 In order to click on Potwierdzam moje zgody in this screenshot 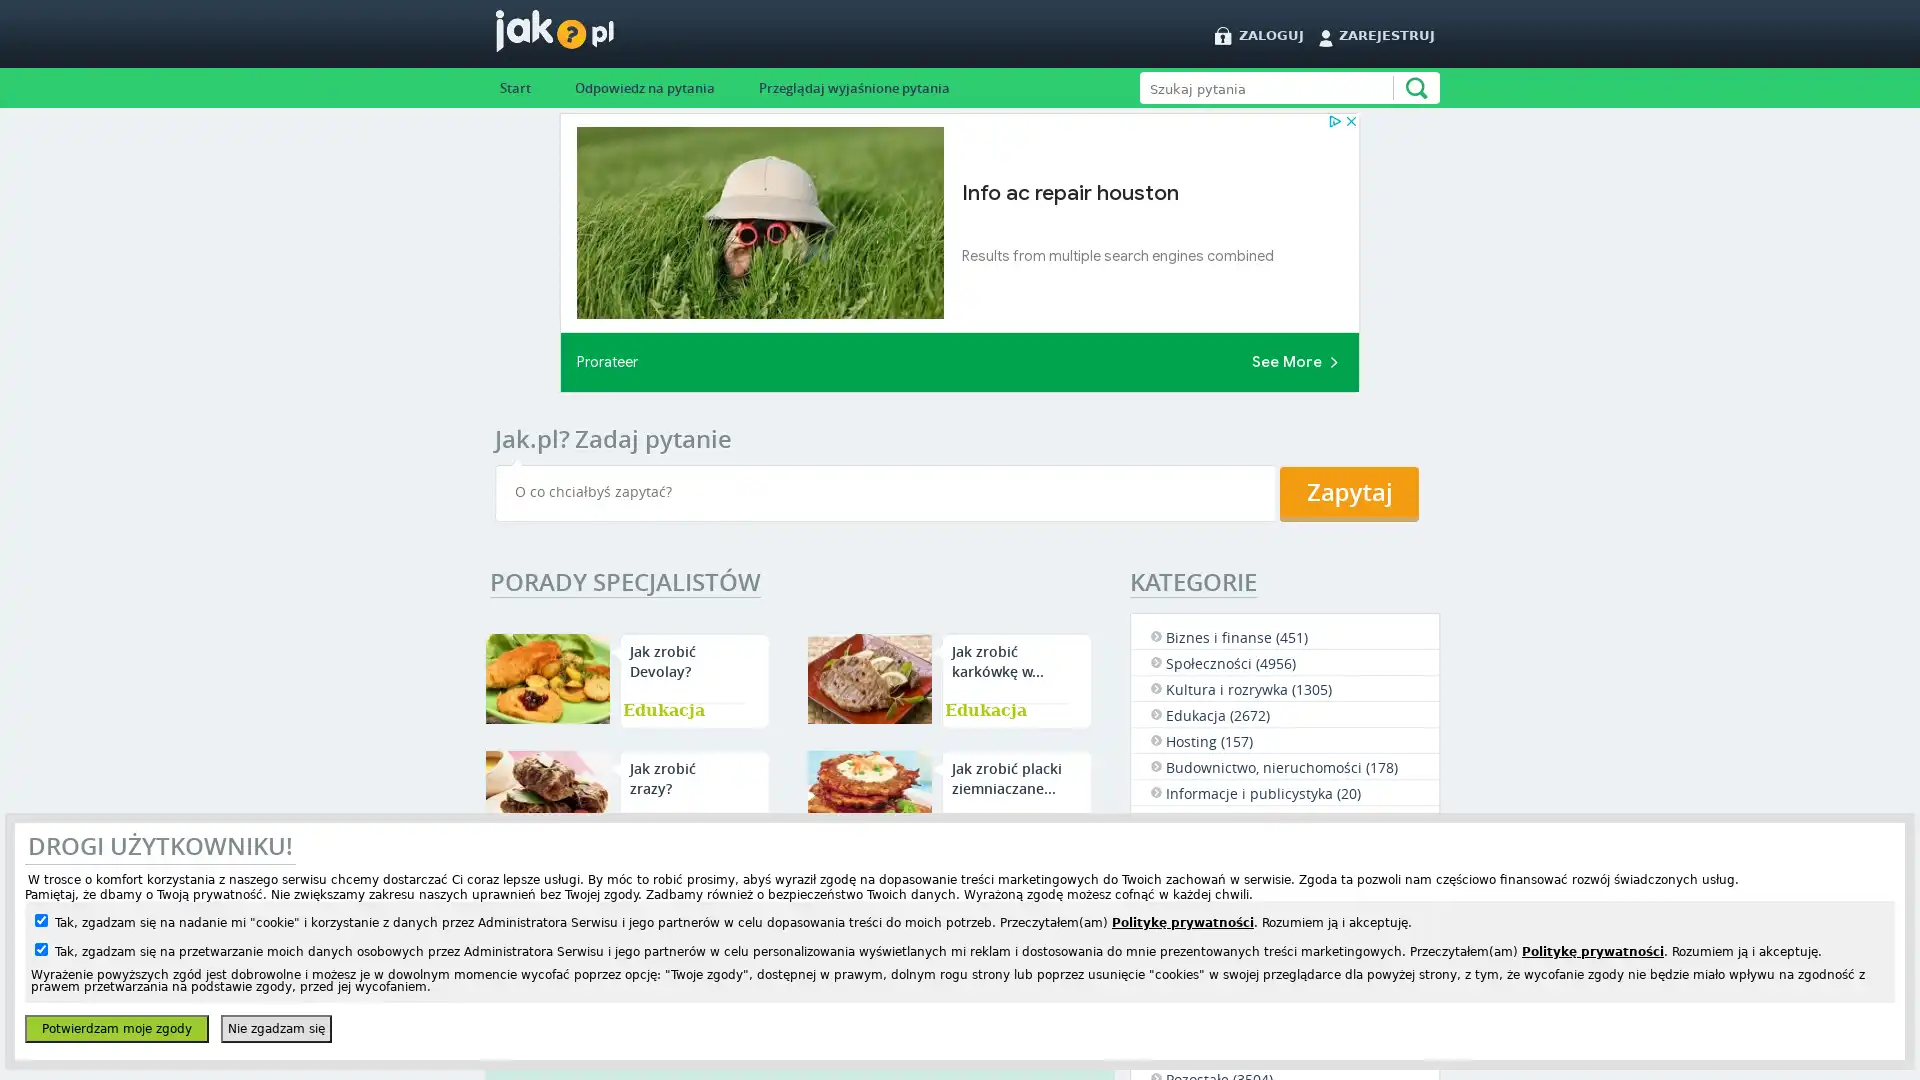, I will do `click(115, 1029)`.